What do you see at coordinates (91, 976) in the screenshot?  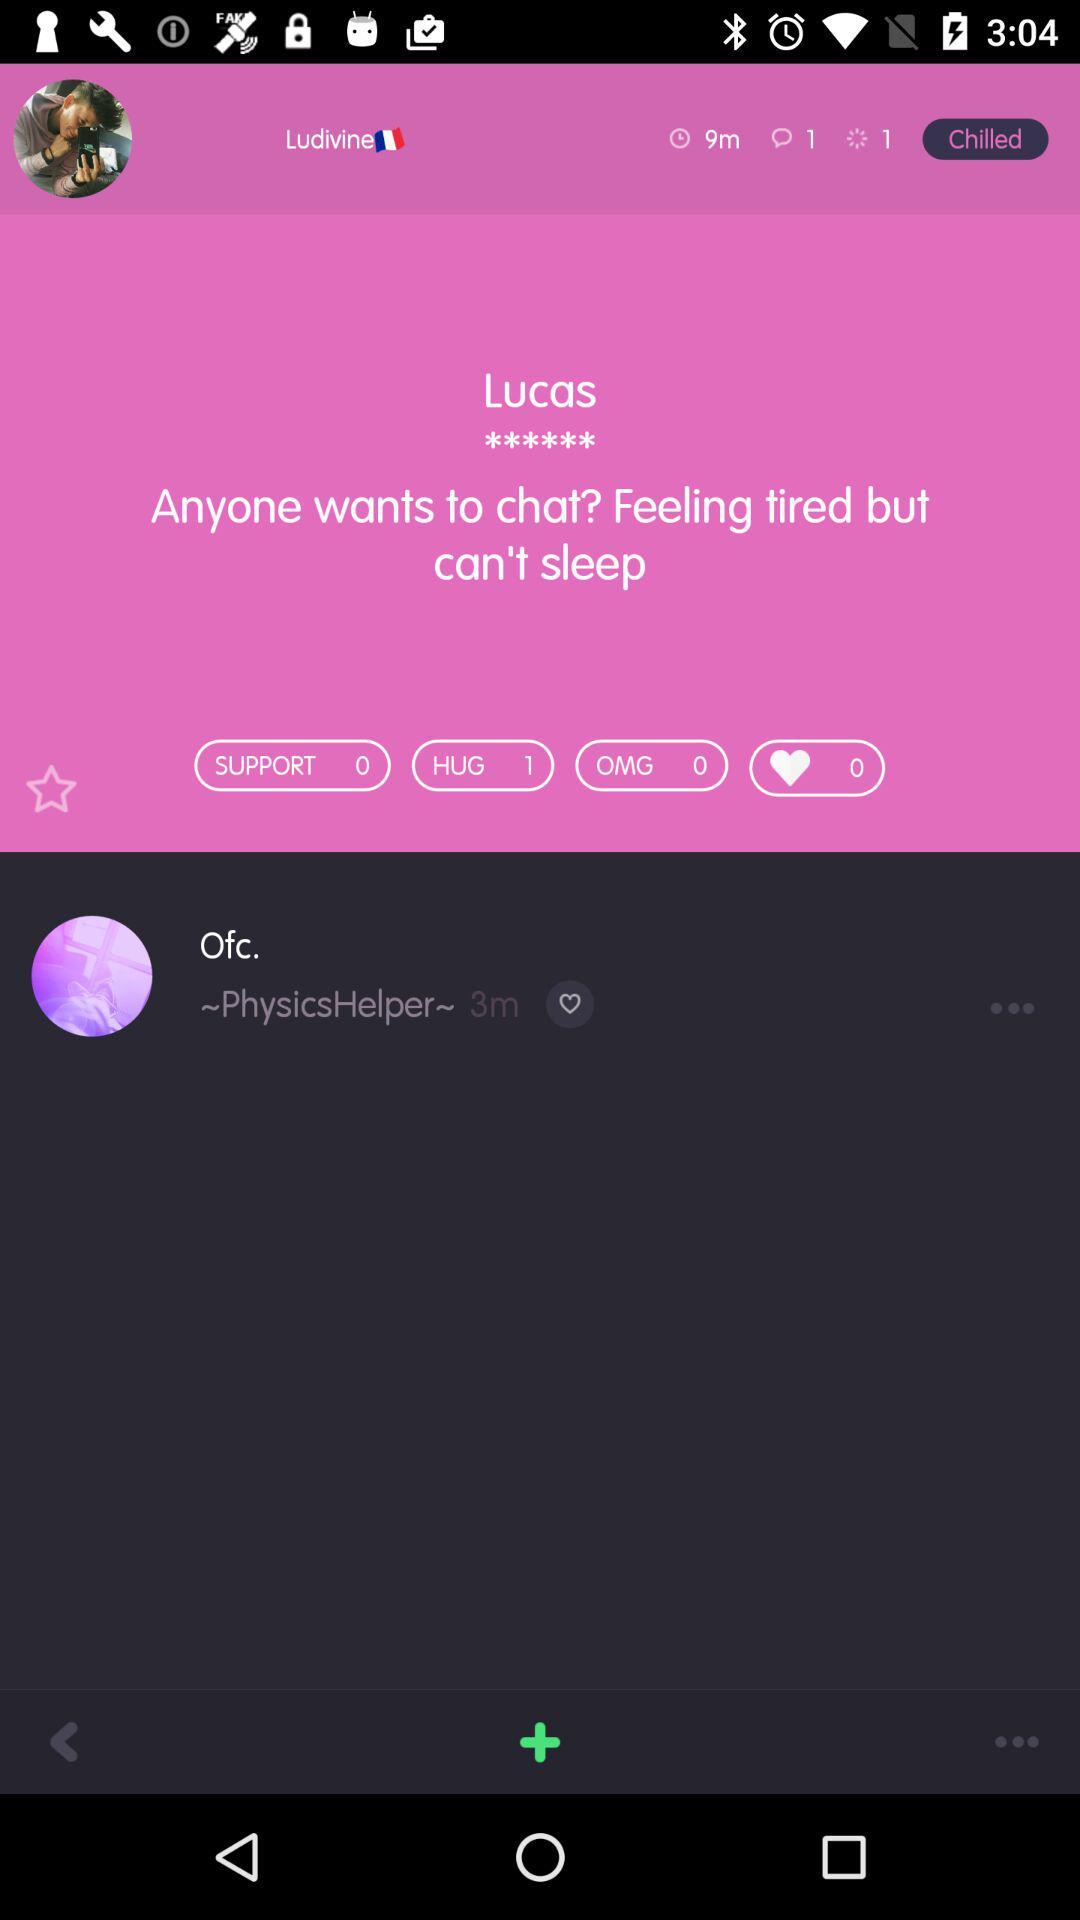 I see `icon next to ofc. icon` at bounding box center [91, 976].